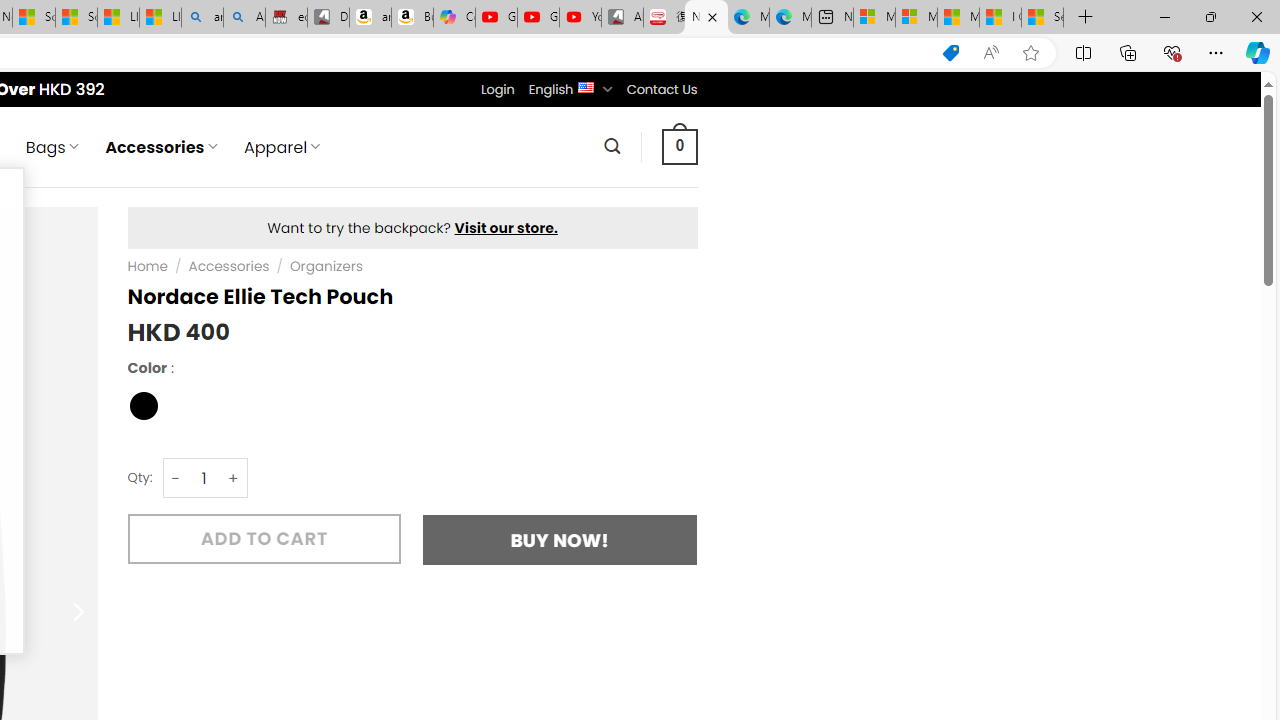  What do you see at coordinates (1031, 52) in the screenshot?
I see `'Add this page to favorites (Ctrl+D)'` at bounding box center [1031, 52].